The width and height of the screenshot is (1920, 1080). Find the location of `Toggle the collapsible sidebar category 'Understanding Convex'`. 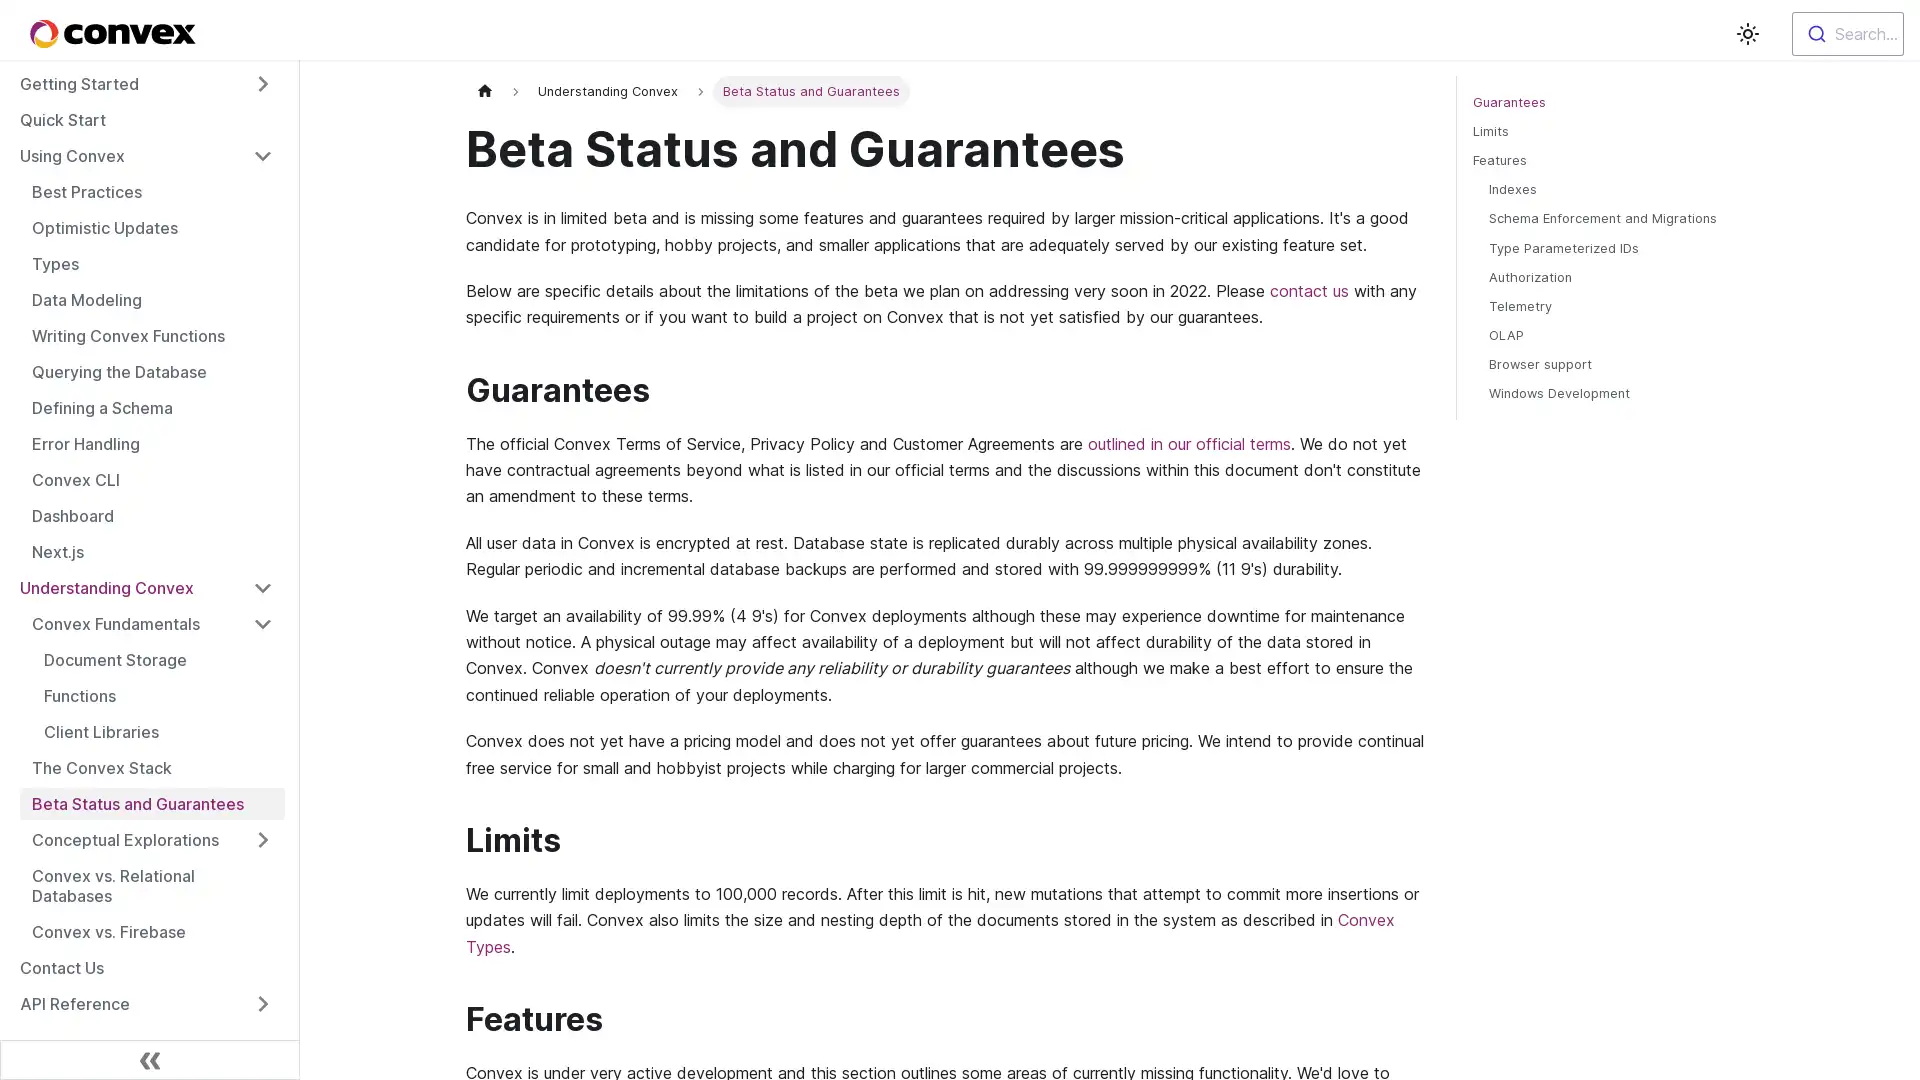

Toggle the collapsible sidebar category 'Understanding Convex' is located at coordinates (262, 586).